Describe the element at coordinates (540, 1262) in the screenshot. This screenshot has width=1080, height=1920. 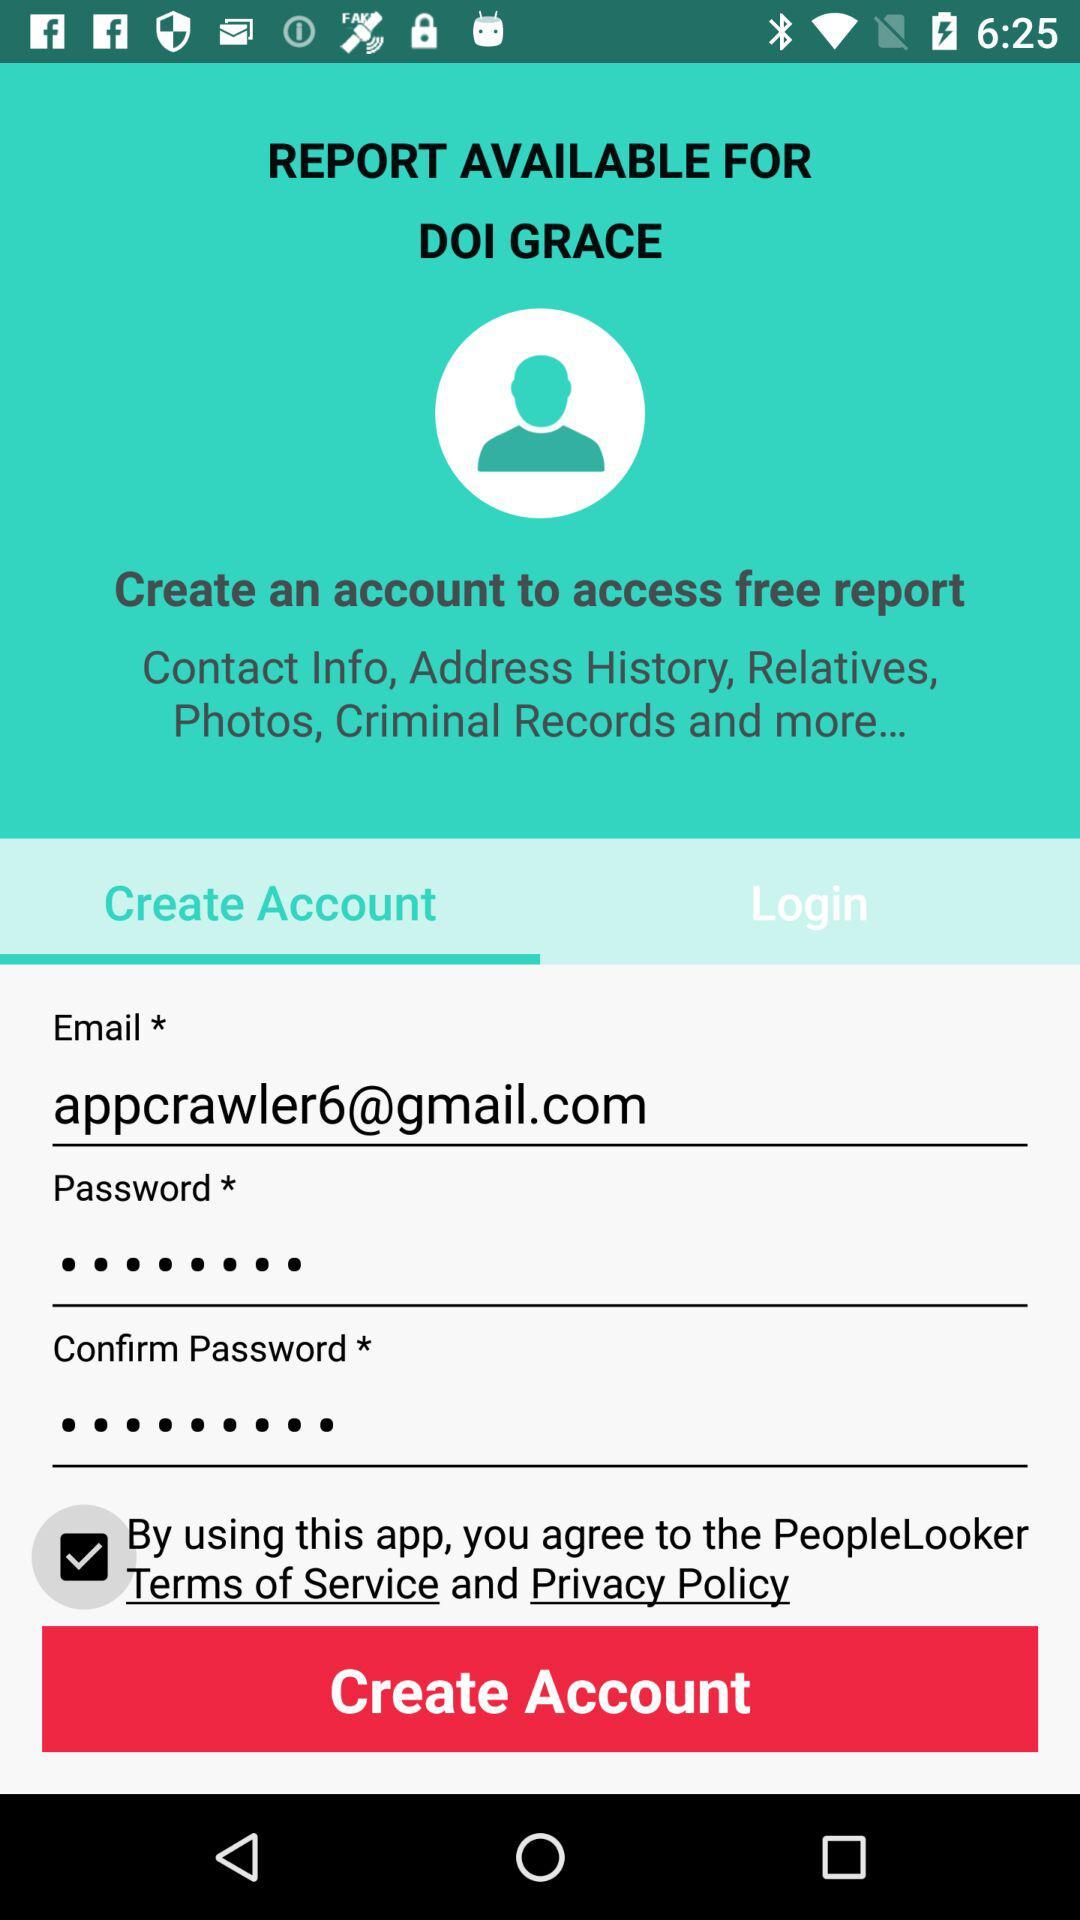
I see `icon above crowd3116` at that location.